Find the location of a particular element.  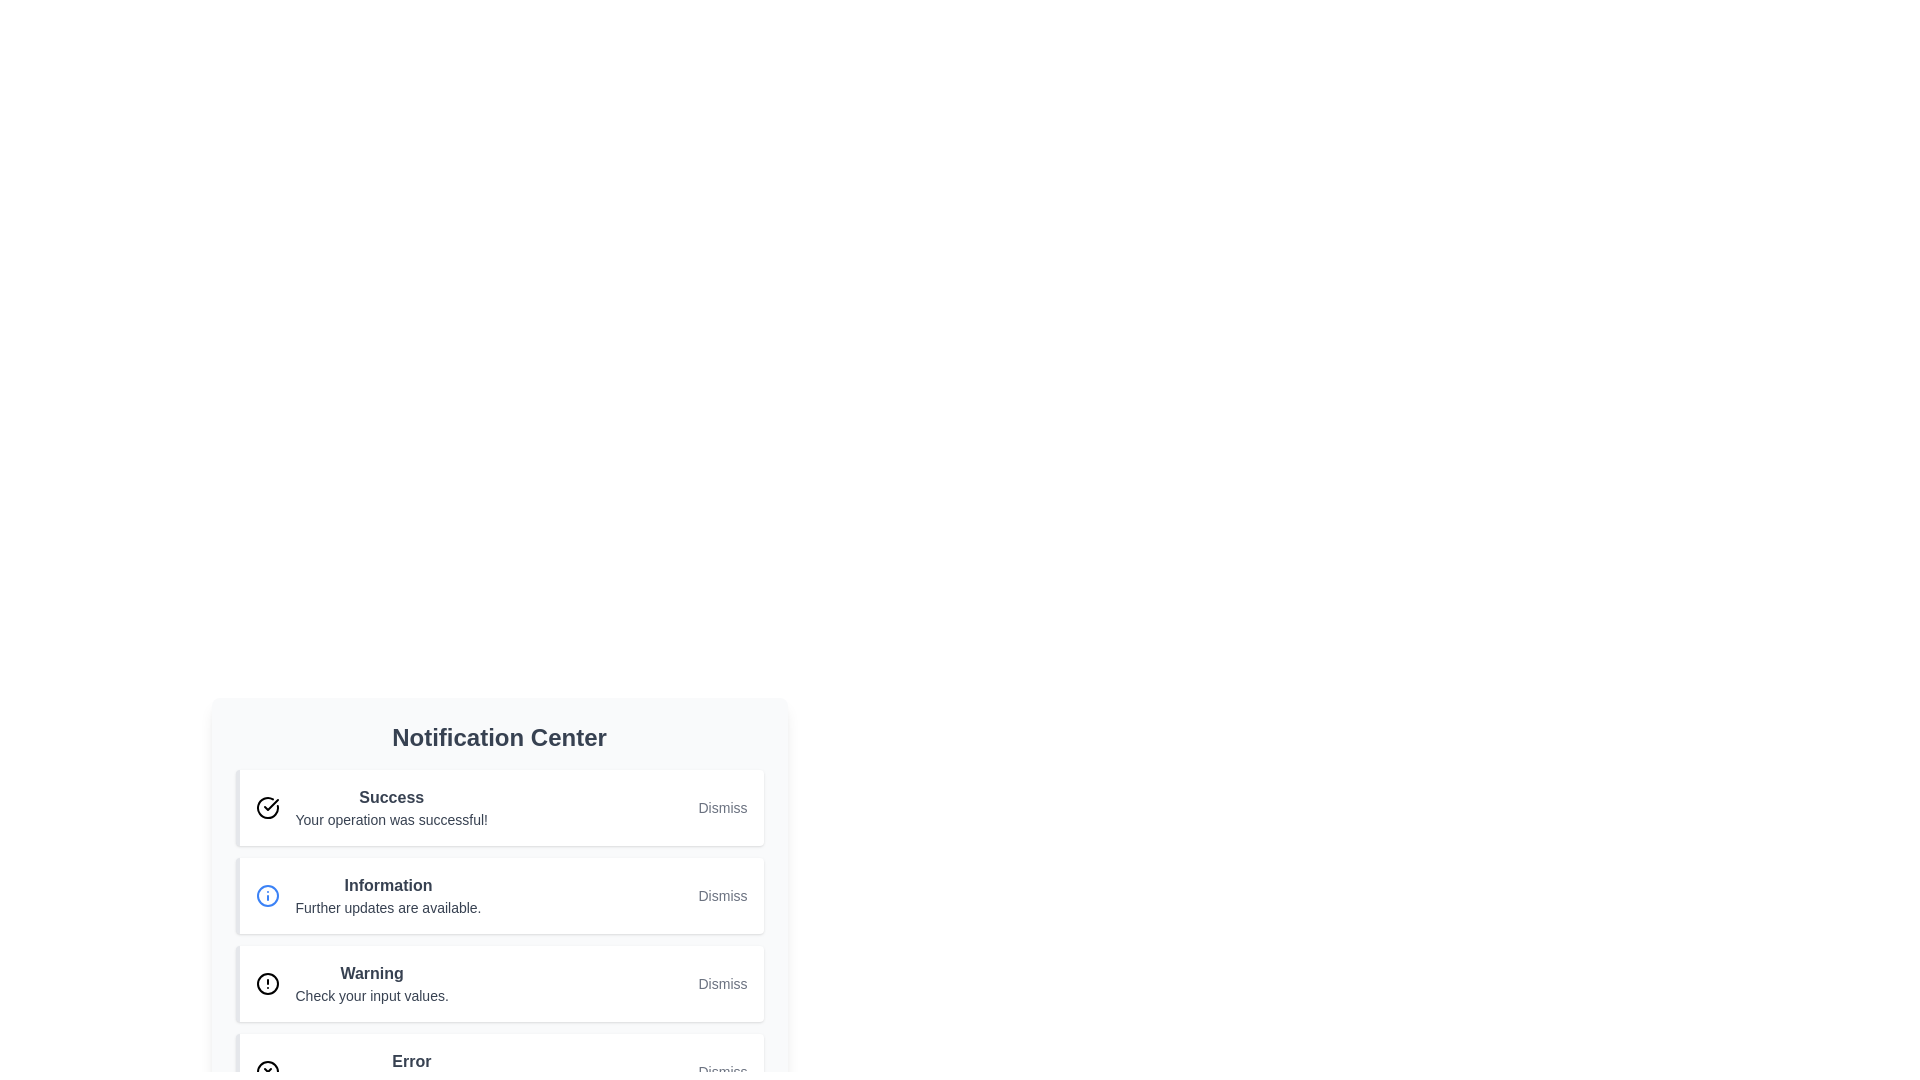

the 'Warning' notification displaying 'Check your input values.' in the Notification Center is located at coordinates (372, 982).